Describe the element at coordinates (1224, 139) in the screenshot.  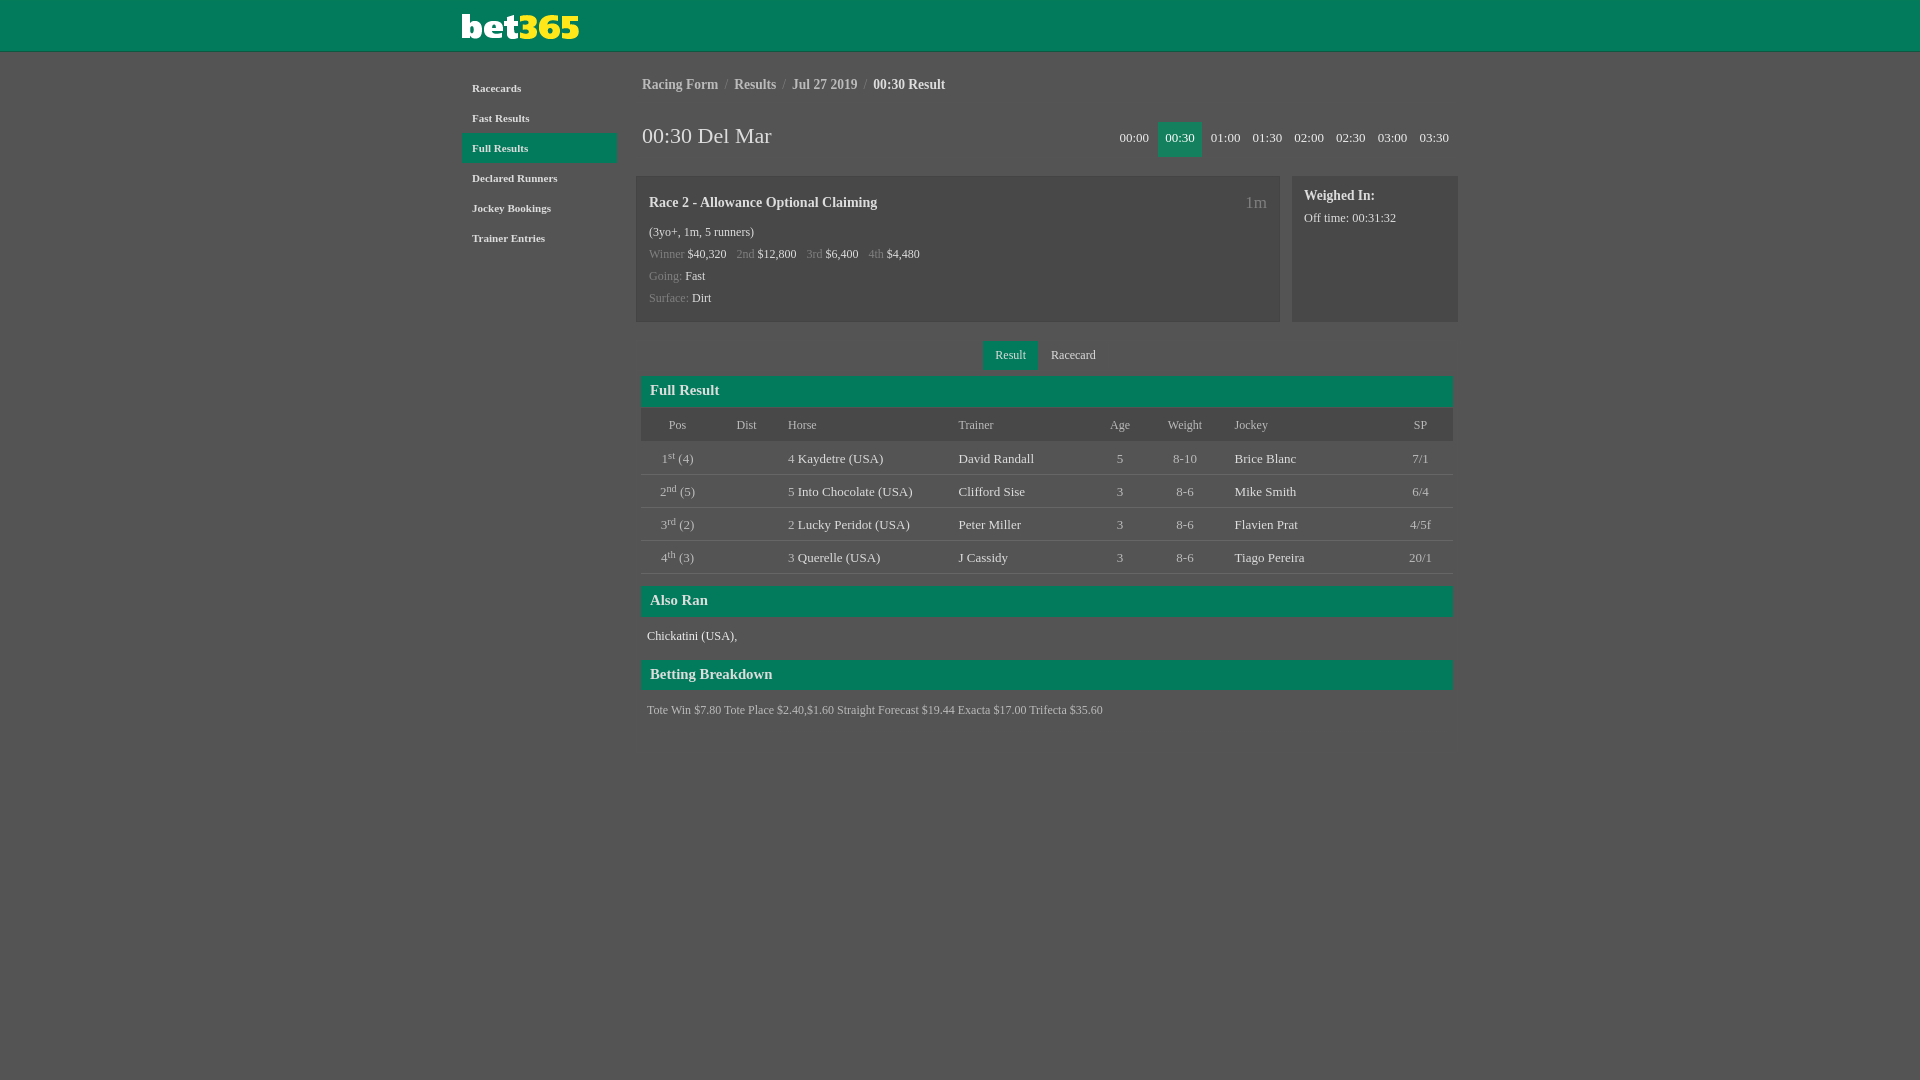
I see `'01:00'` at that location.